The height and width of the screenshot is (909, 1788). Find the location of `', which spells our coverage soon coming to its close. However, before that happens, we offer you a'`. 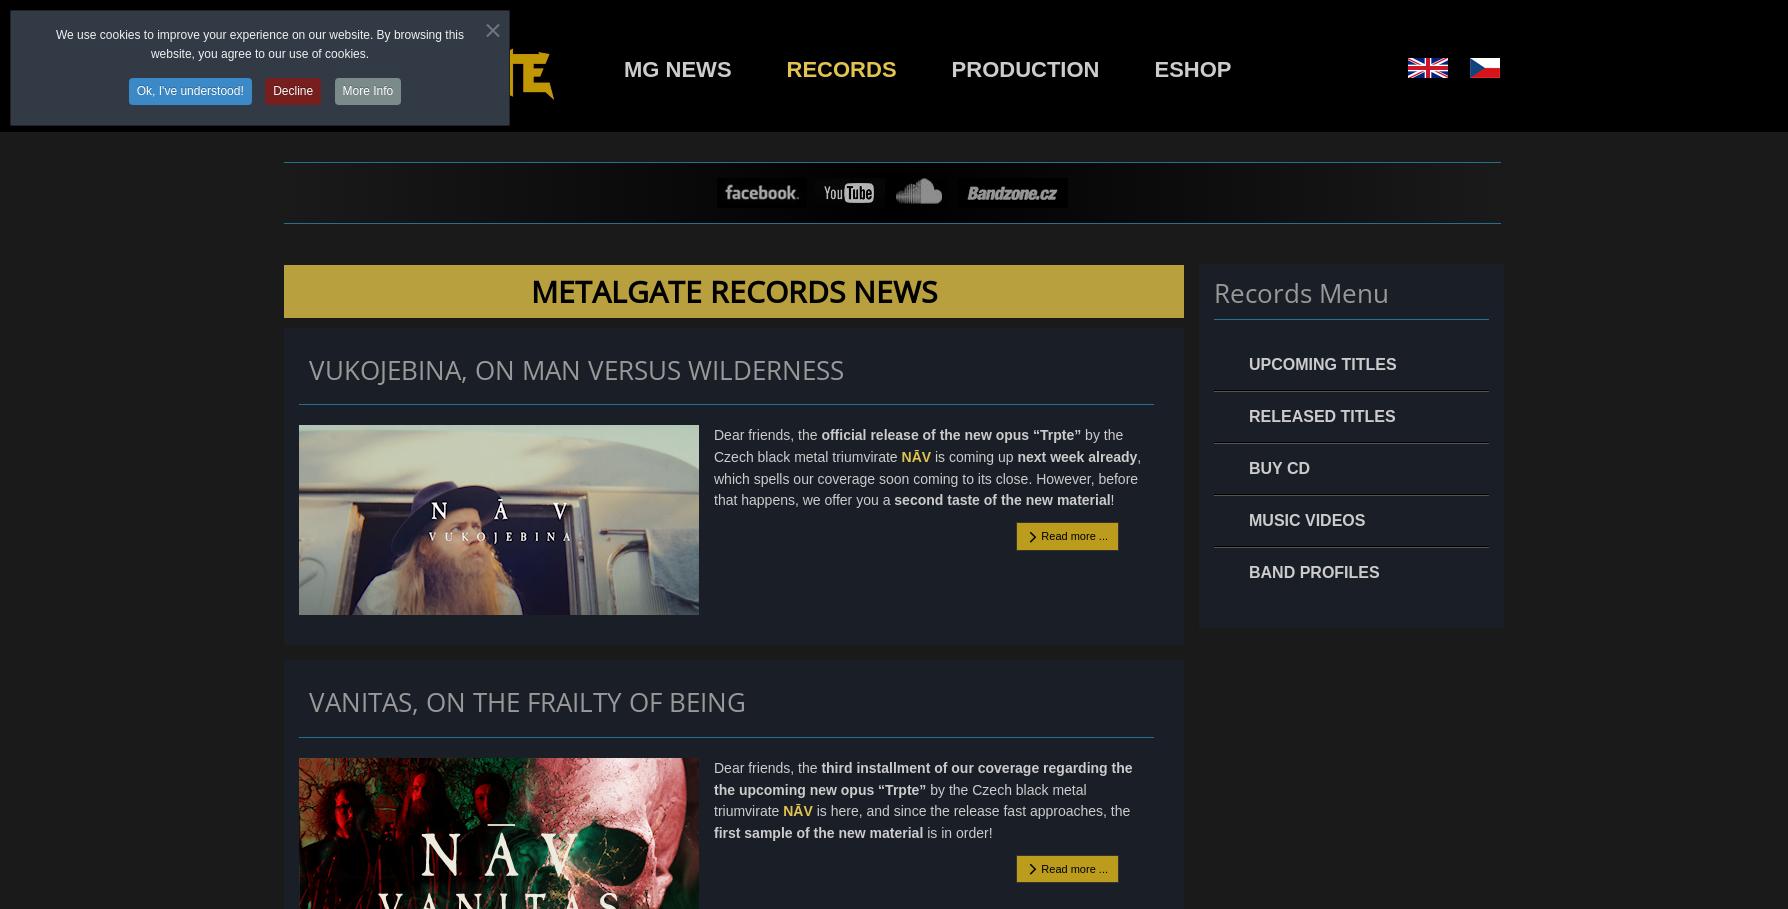

', which spells our coverage soon coming to its close. However, before that happens, we offer you a' is located at coordinates (927, 478).